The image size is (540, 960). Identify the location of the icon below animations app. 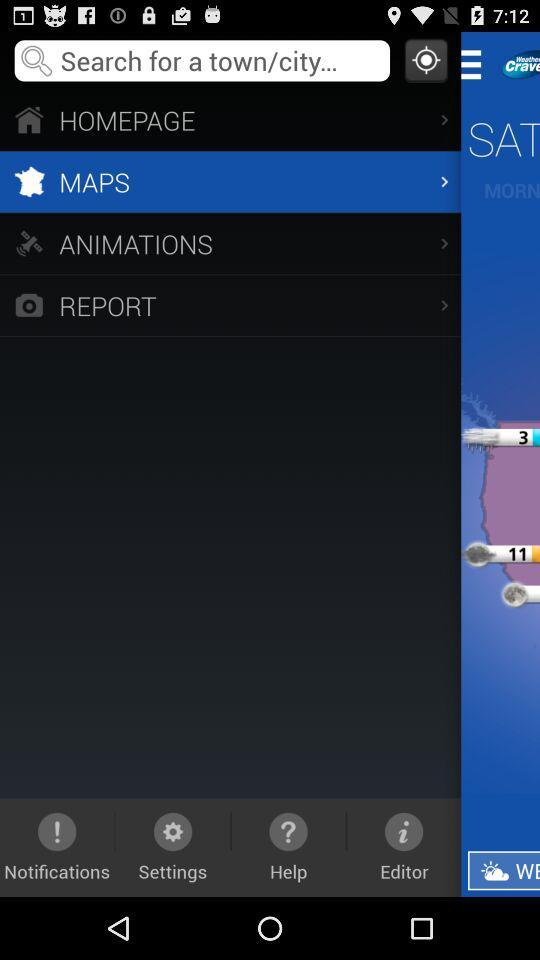
(229, 305).